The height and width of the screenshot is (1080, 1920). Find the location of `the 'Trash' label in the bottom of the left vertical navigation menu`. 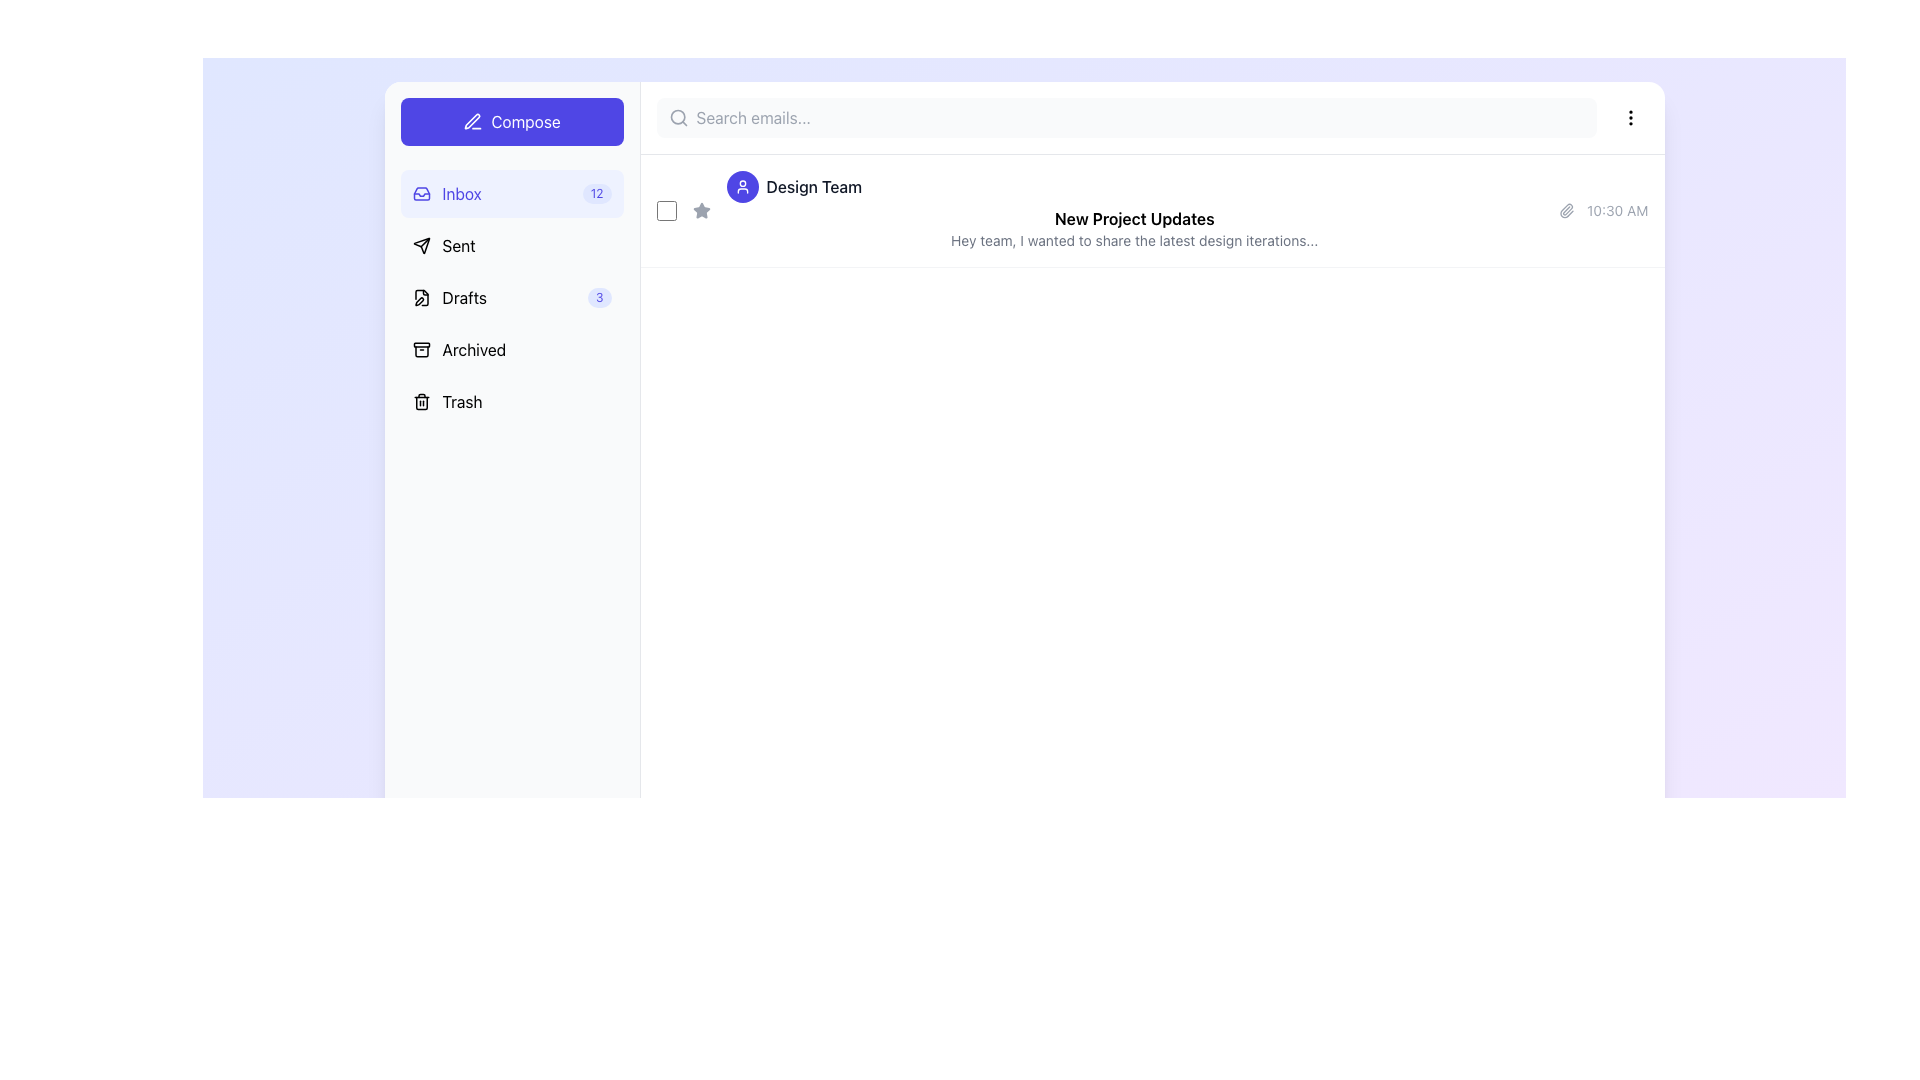

the 'Trash' label in the bottom of the left vertical navigation menu is located at coordinates (461, 401).